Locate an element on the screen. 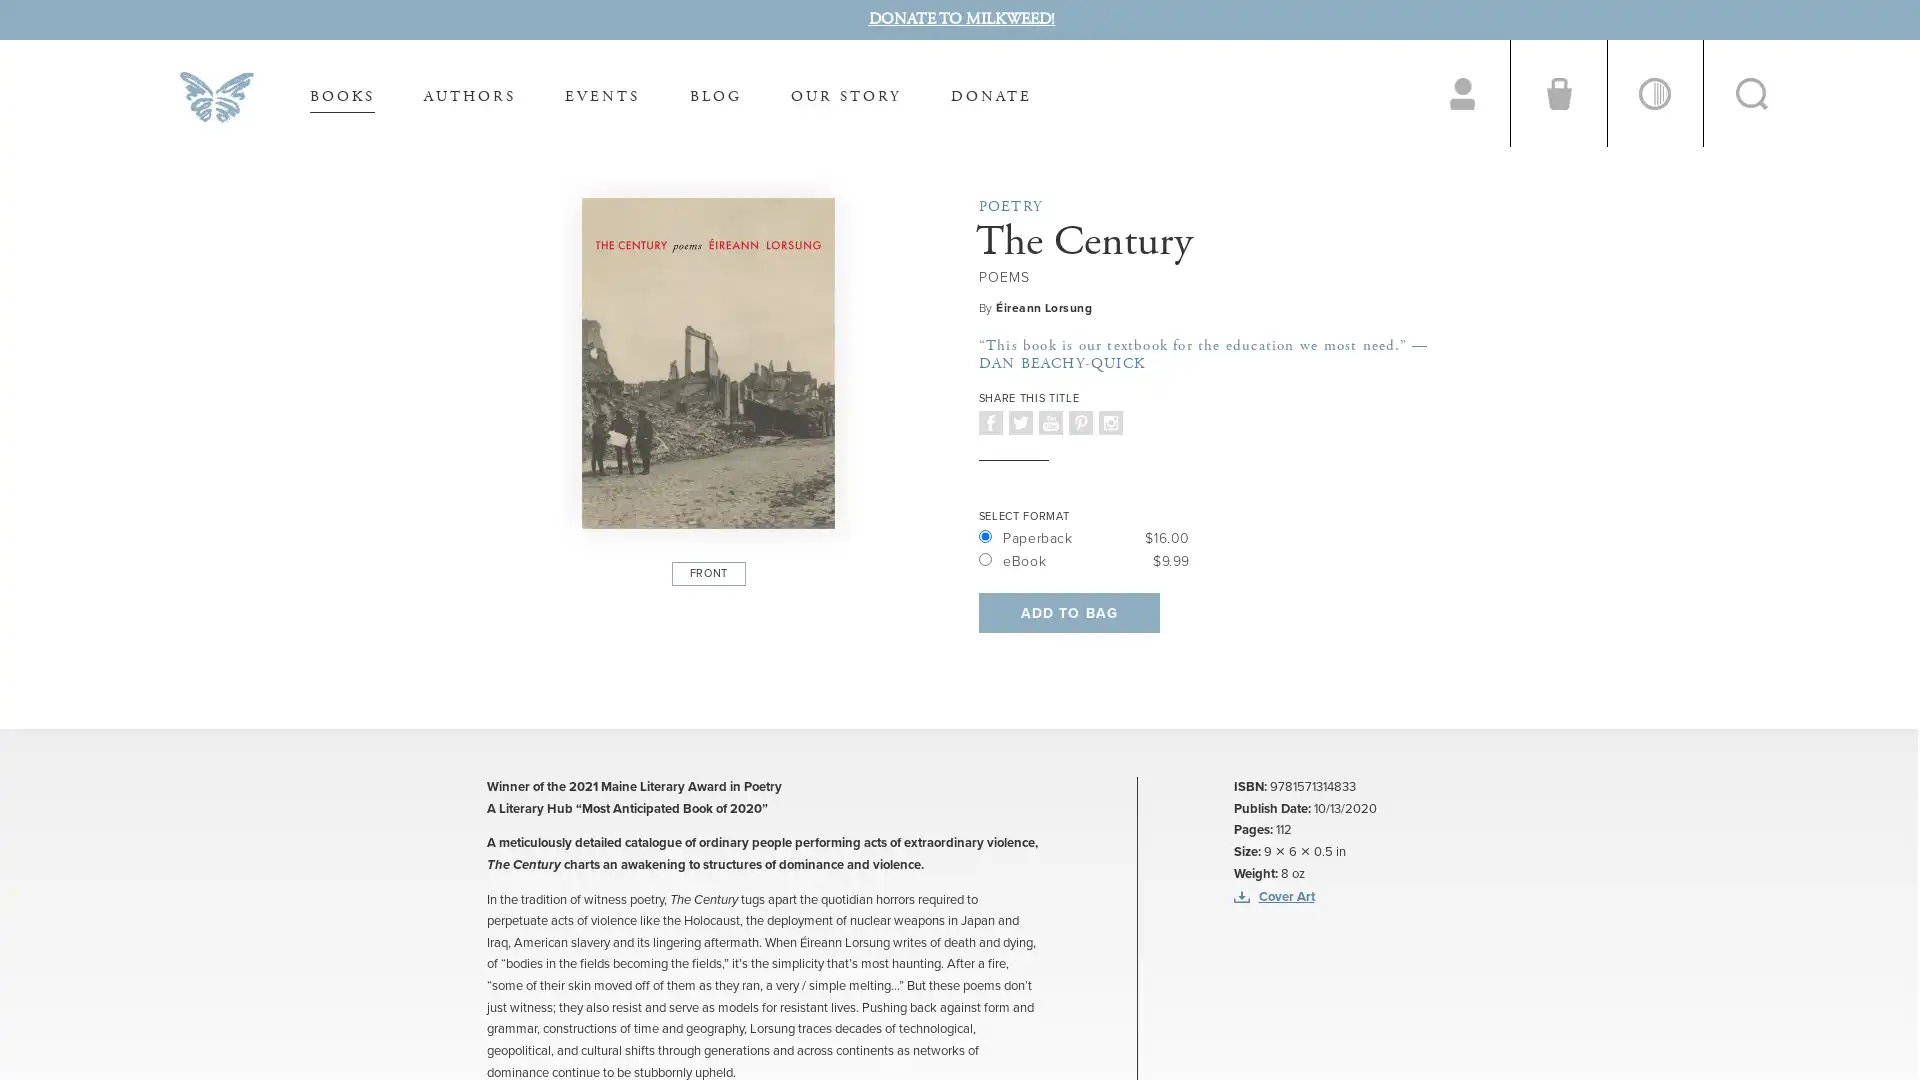 The image size is (1920, 1080). Add to bag is located at coordinates (1067, 611).